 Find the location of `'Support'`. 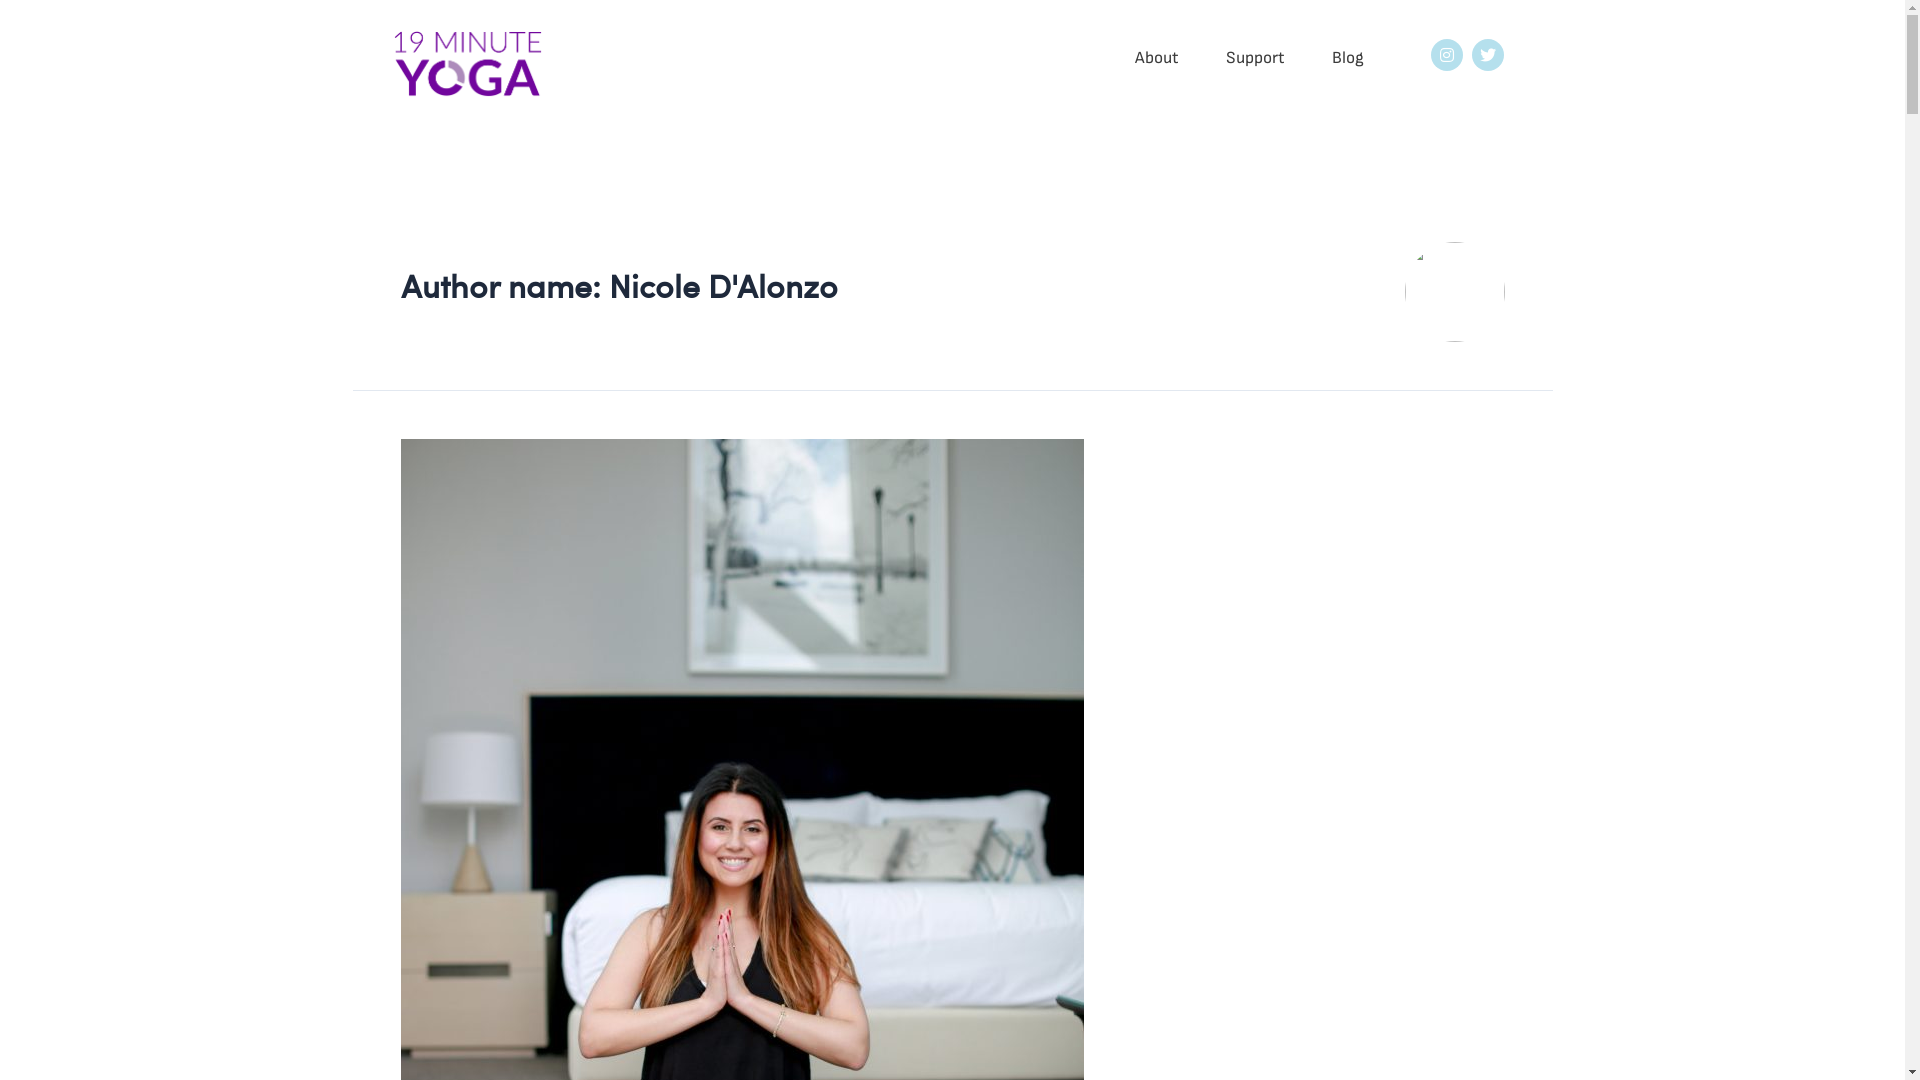

'Support' is located at coordinates (1254, 56).